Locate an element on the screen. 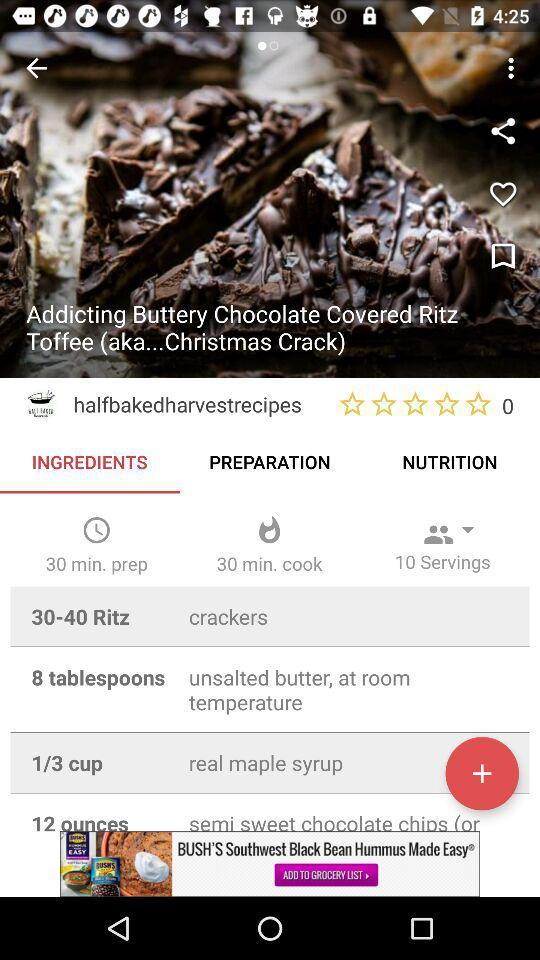 Image resolution: width=540 pixels, height=960 pixels. logo above ingredients is located at coordinates (42, 403).